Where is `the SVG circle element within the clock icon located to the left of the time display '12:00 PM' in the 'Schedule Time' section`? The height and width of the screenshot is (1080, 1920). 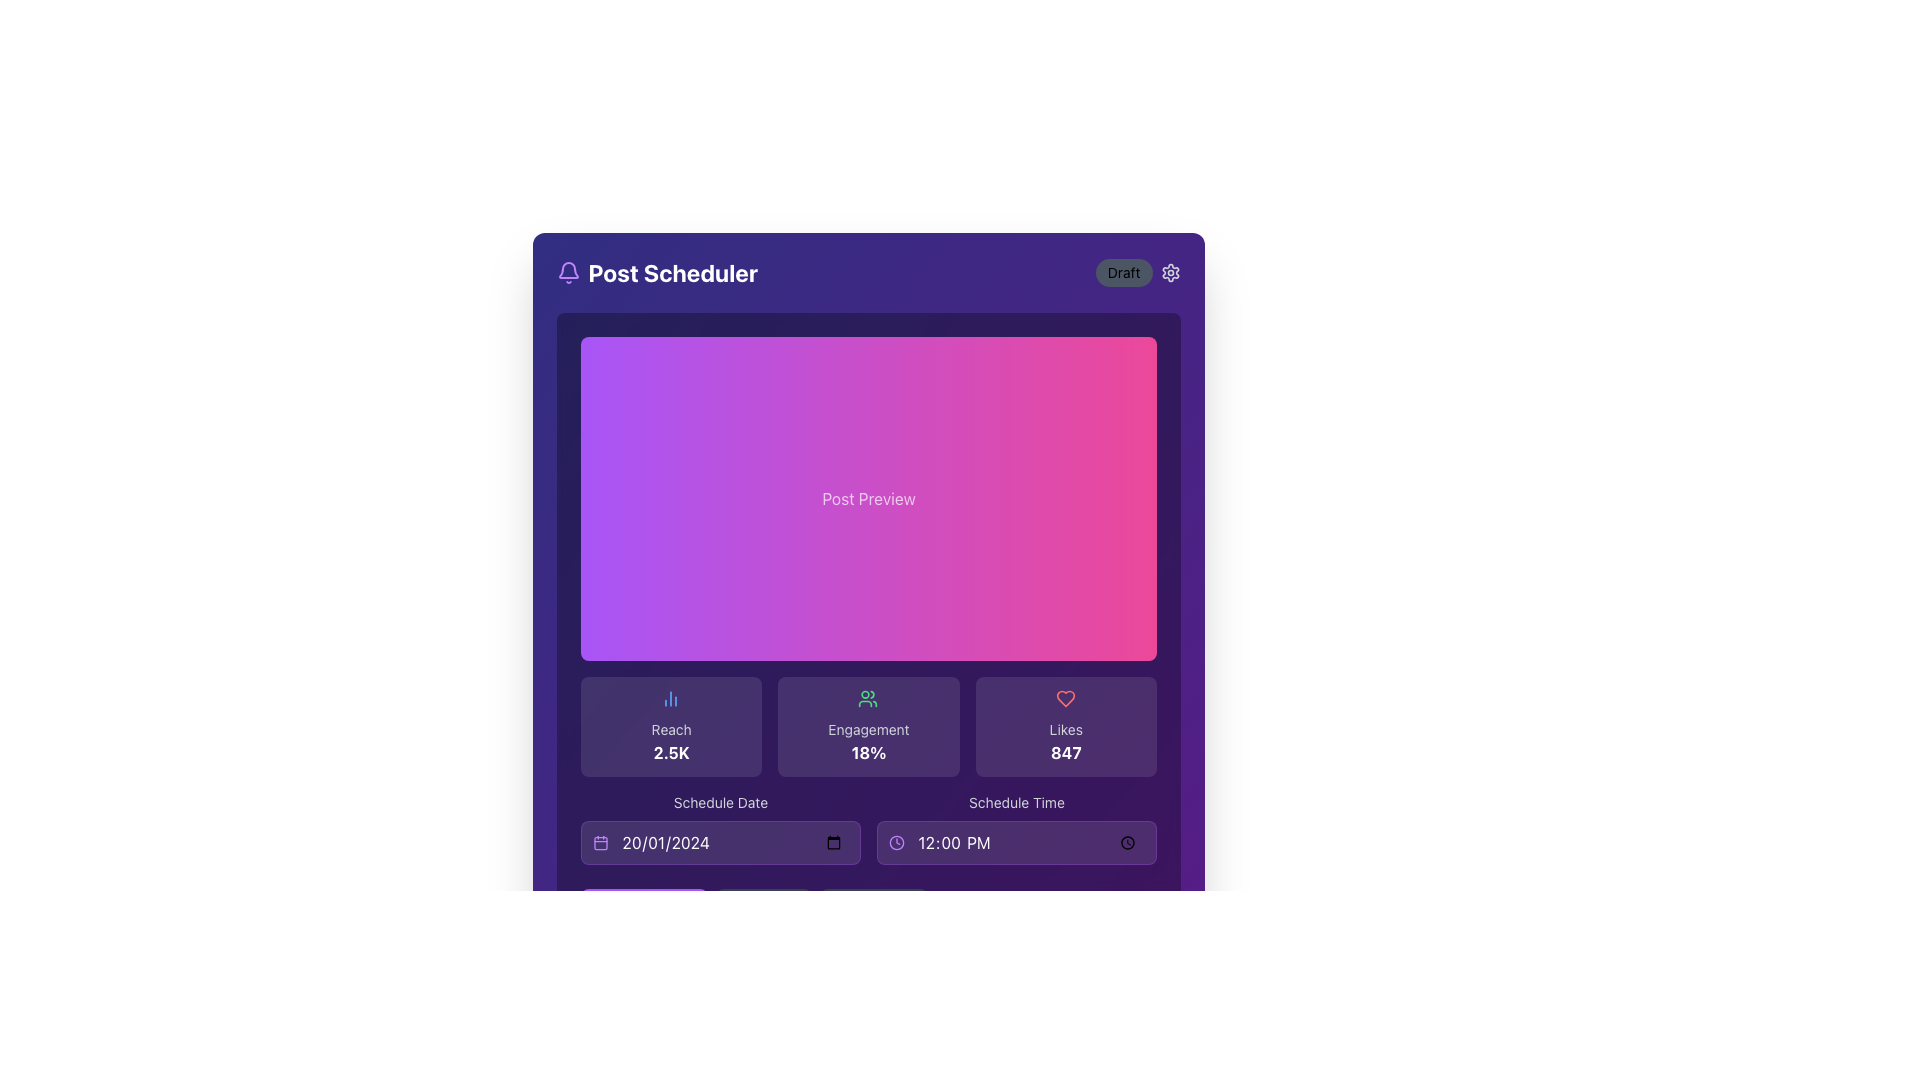 the SVG circle element within the clock icon located to the left of the time display '12:00 PM' in the 'Schedule Time' section is located at coordinates (895, 843).